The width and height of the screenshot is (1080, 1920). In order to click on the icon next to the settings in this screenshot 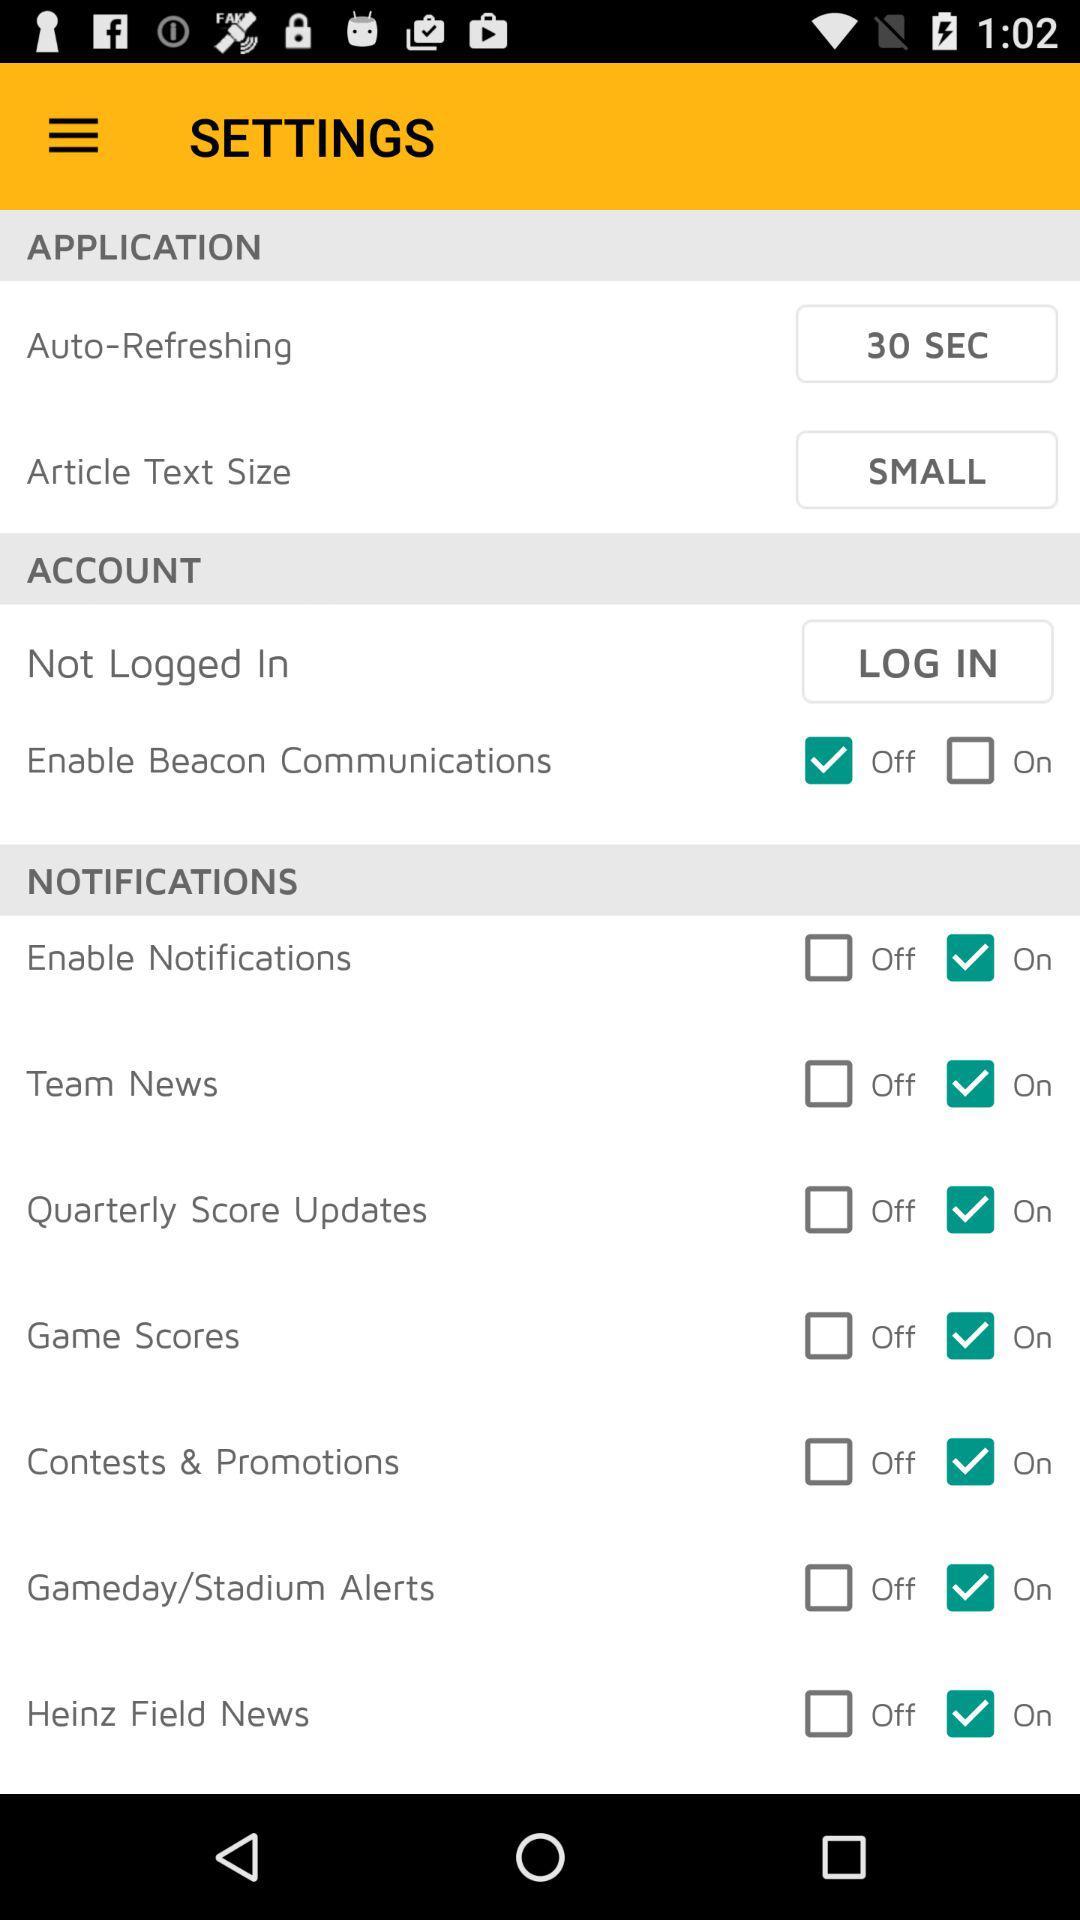, I will do `click(72, 135)`.